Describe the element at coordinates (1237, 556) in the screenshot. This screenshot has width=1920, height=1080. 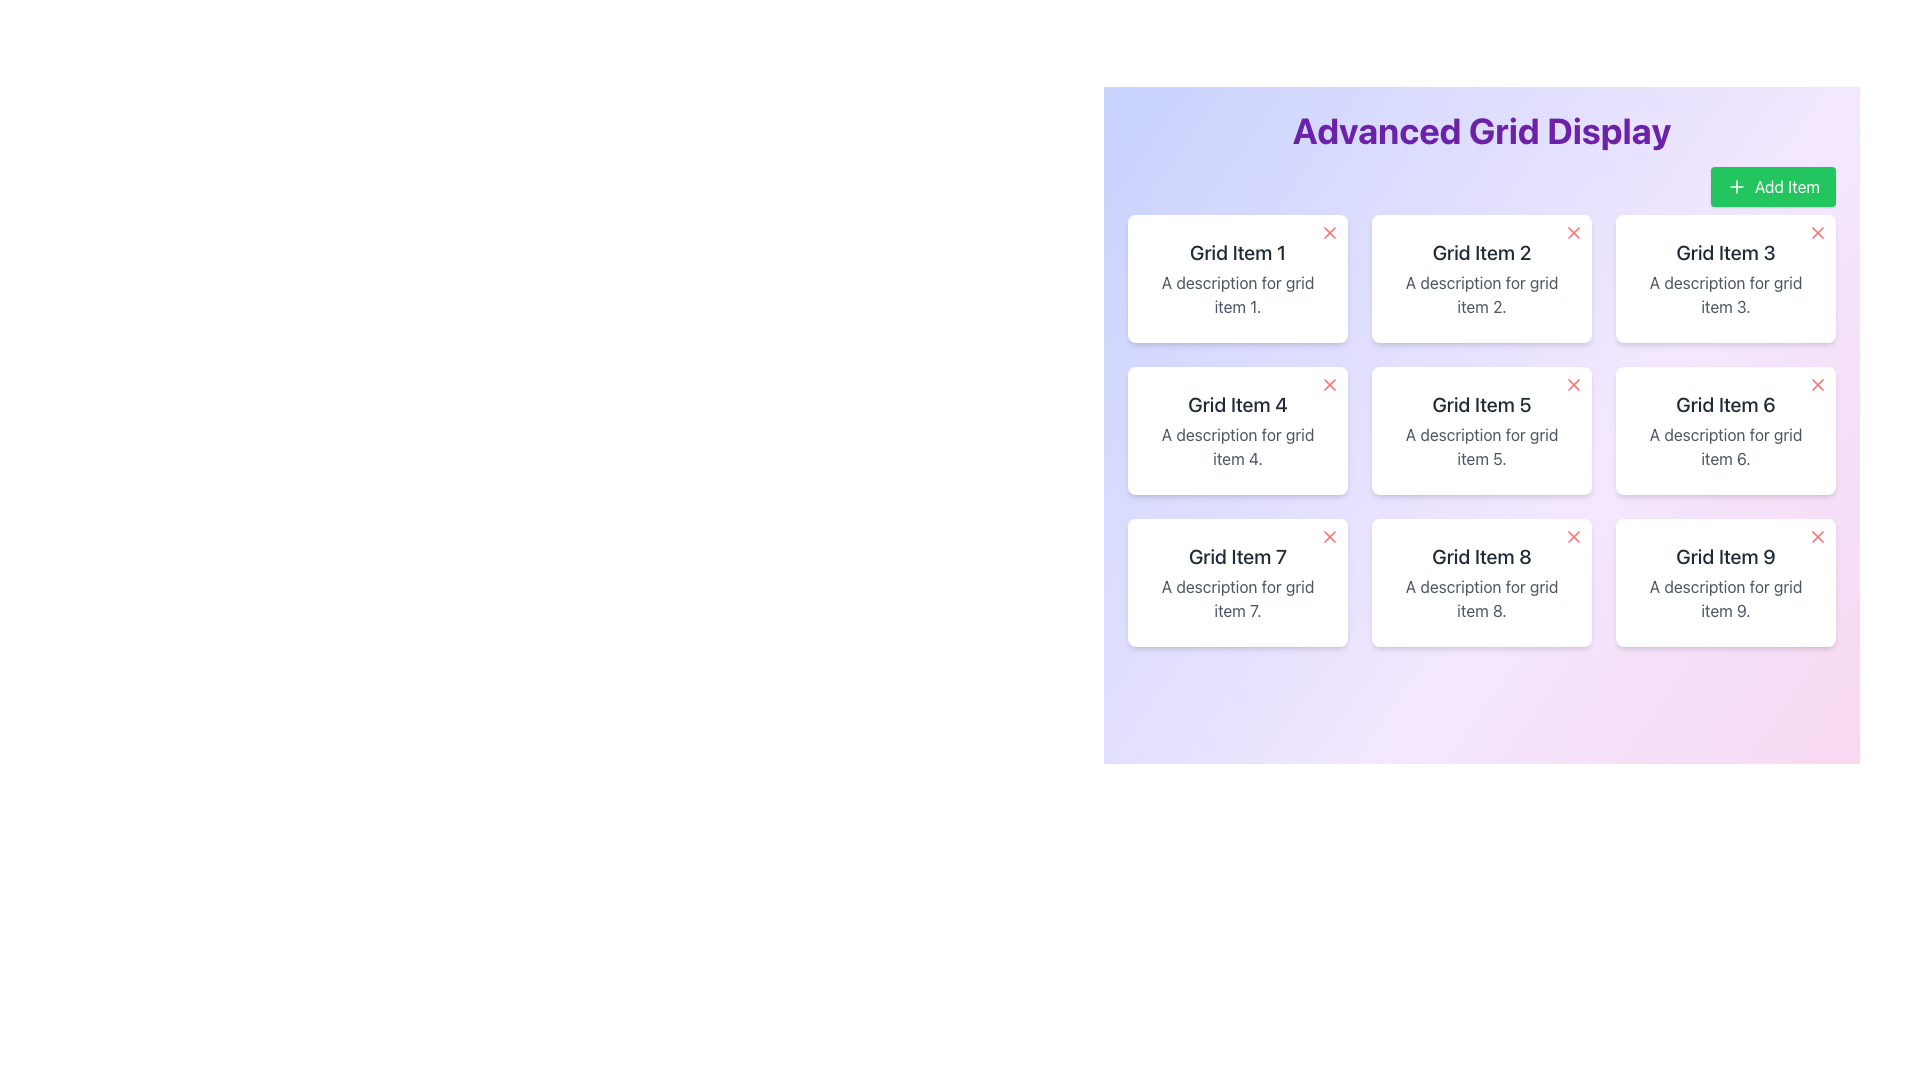
I see `the 'Grid Item 7' static text element, which serves as the title for the card in the first column of the second row in a 3x3 grid layout` at that location.